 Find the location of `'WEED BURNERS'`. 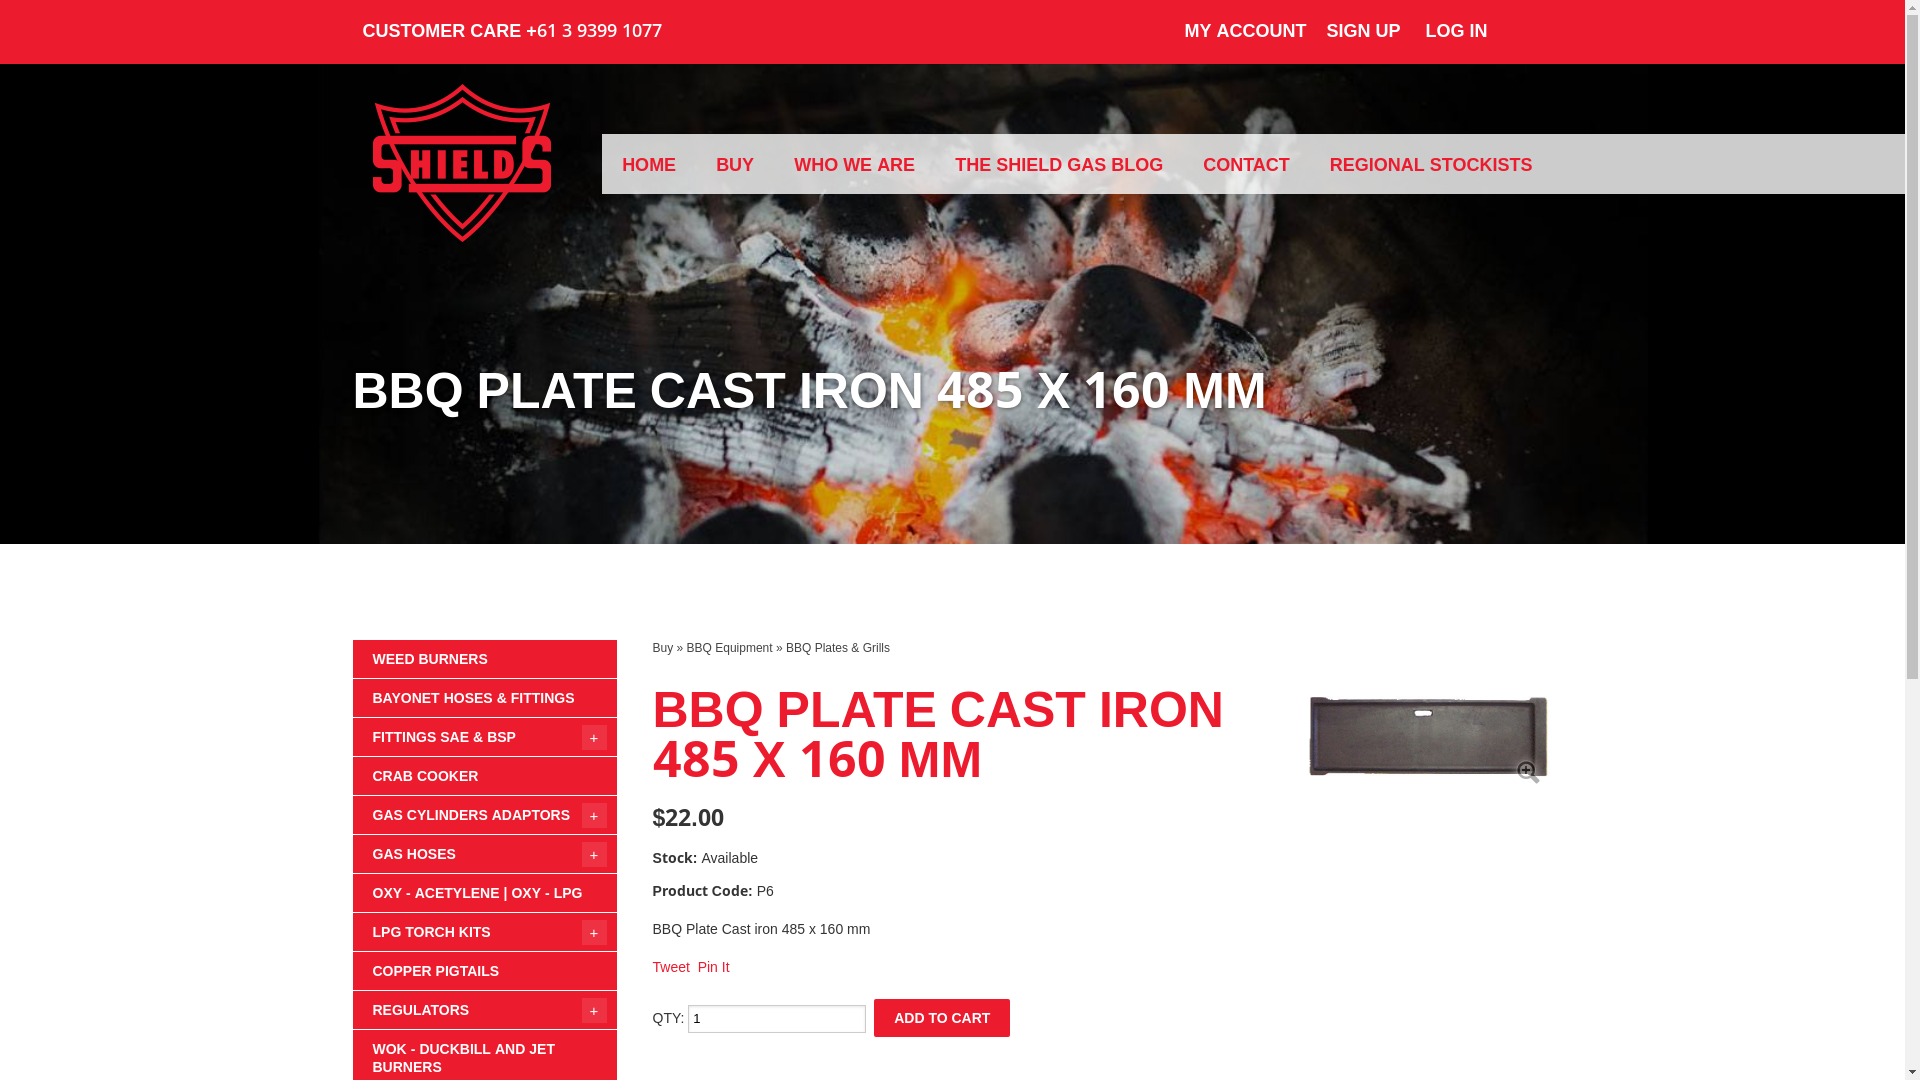

'WEED BURNERS' is located at coordinates (484, 659).